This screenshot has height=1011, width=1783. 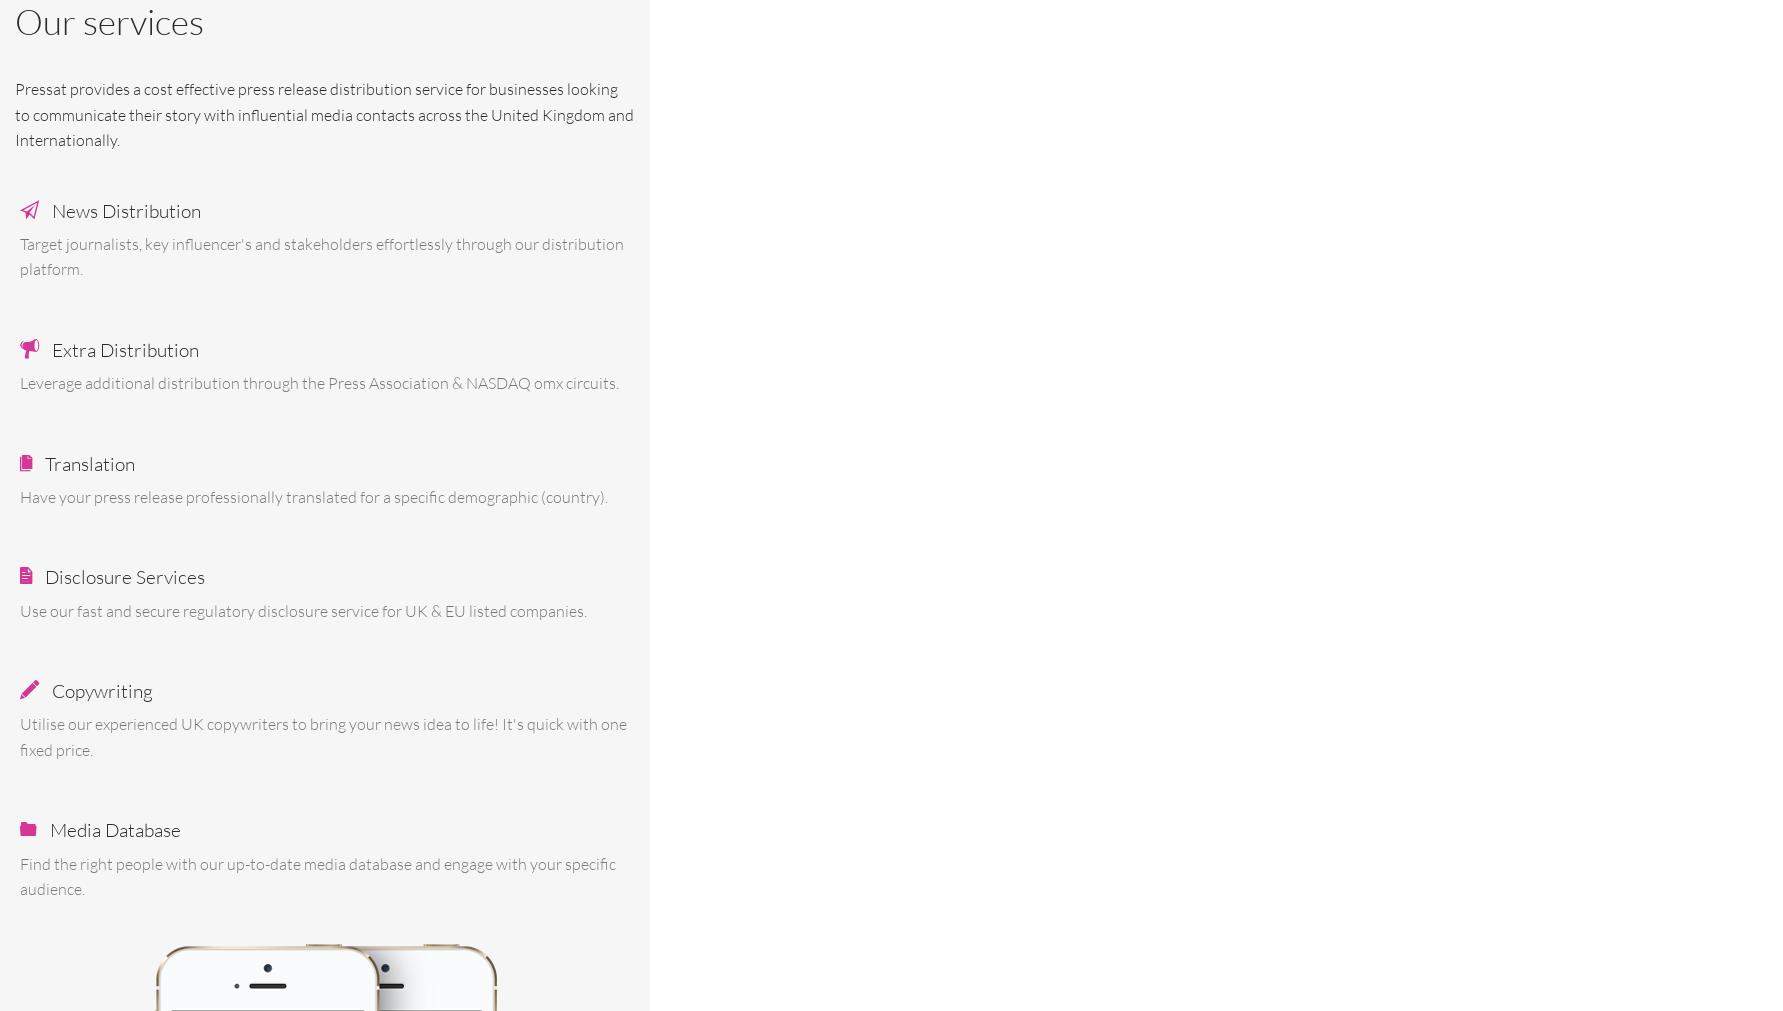 I want to click on 'Extra Distribution', so click(x=124, y=349).